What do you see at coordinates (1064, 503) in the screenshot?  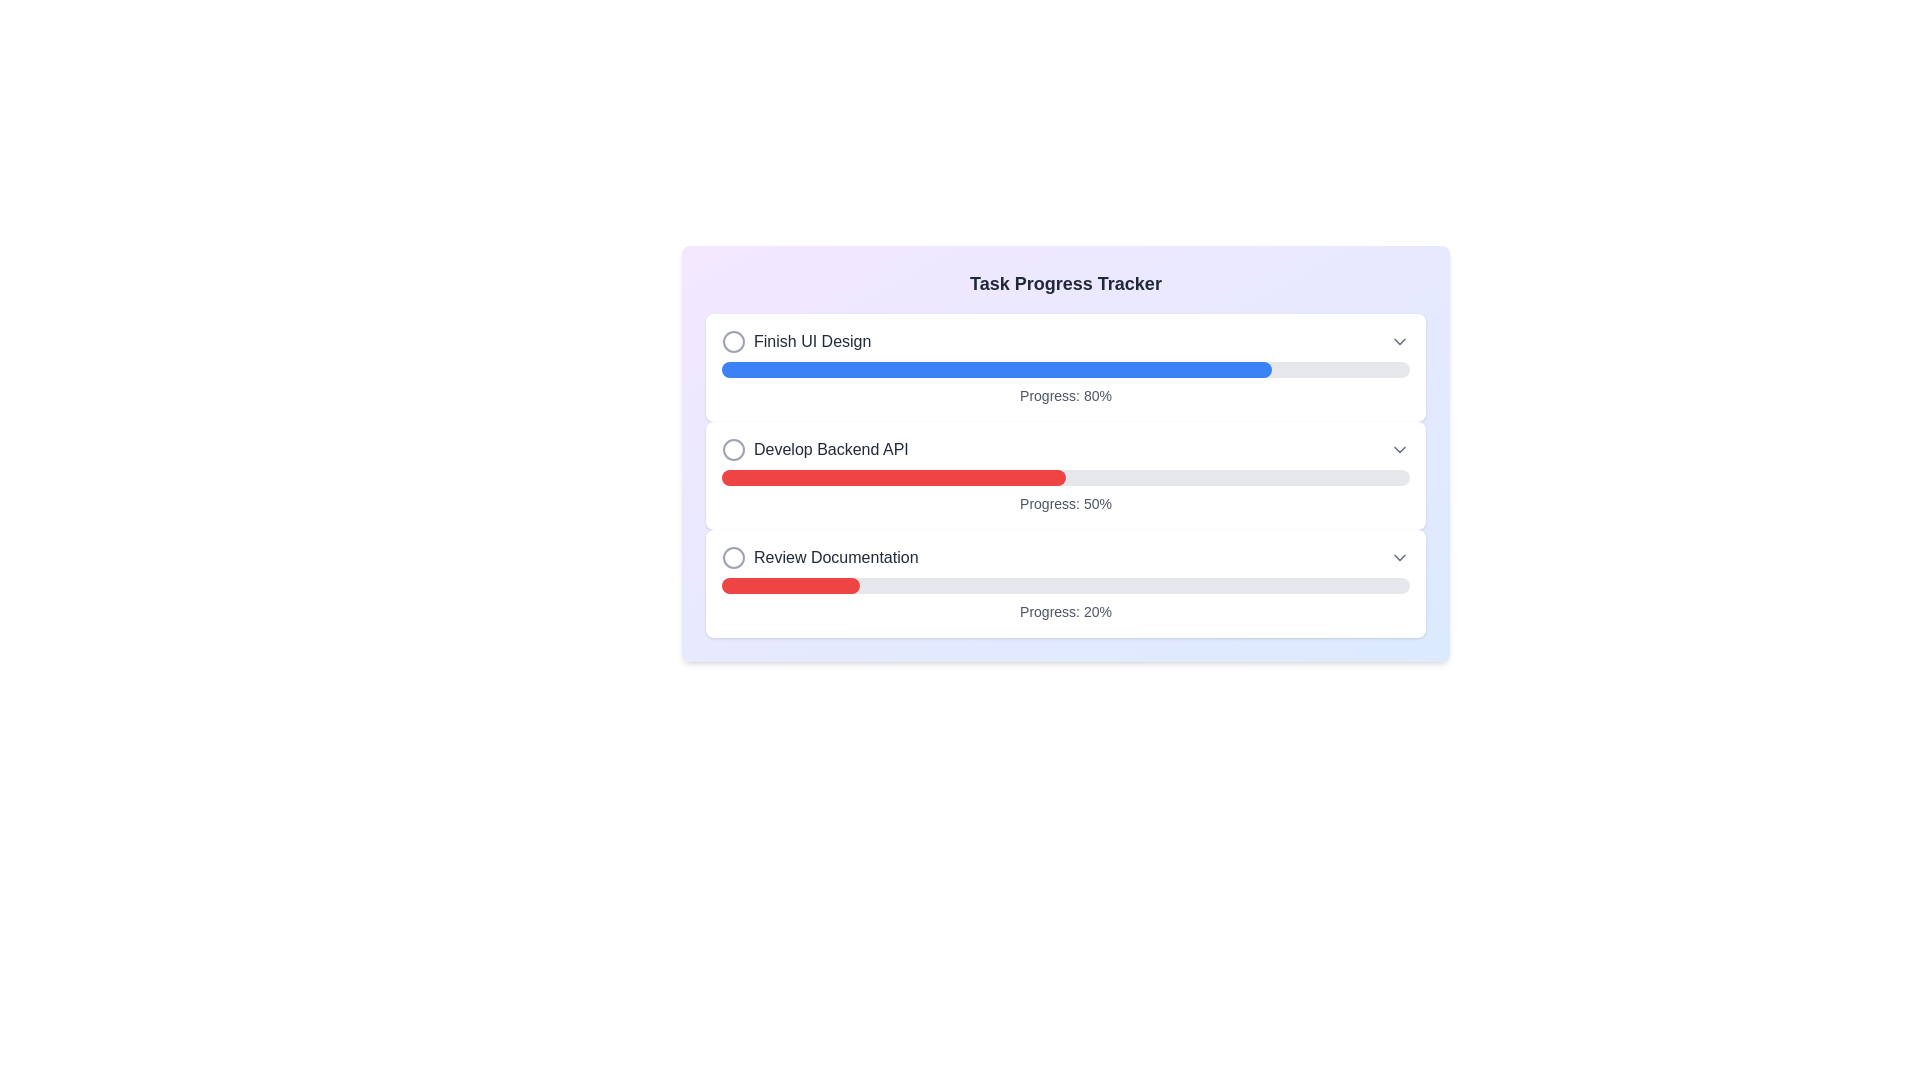 I see `the text label displaying 'Progress: 50%' located under the red progress bar in the 'Develop Backend API' task` at bounding box center [1064, 503].